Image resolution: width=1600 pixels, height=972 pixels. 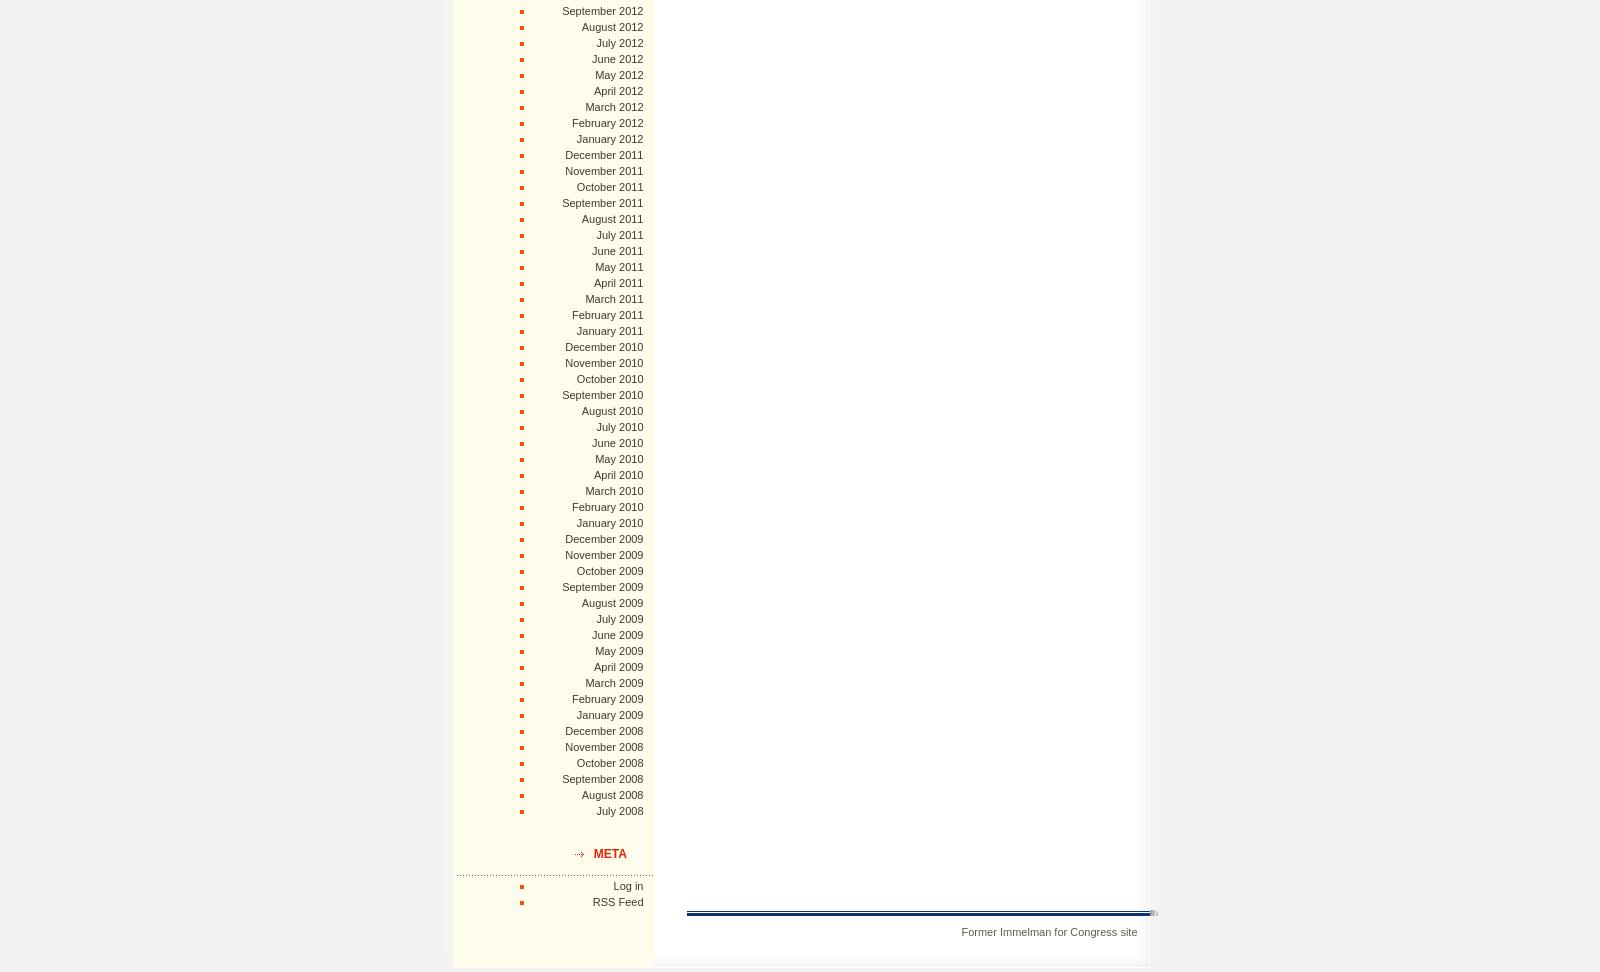 What do you see at coordinates (602, 395) in the screenshot?
I see `'September 2010'` at bounding box center [602, 395].